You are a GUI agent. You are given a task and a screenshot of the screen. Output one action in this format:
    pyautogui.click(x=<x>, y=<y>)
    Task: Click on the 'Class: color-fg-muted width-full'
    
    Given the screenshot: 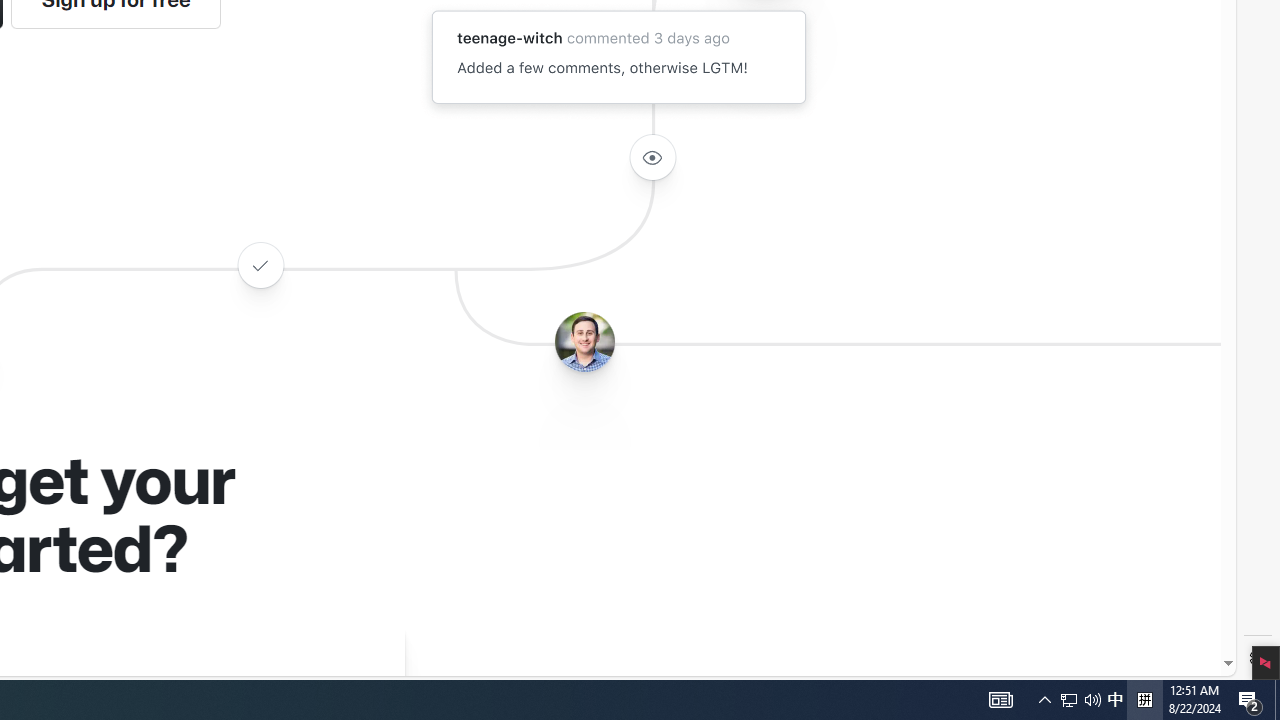 What is the action you would take?
    pyautogui.click(x=259, y=264)
    